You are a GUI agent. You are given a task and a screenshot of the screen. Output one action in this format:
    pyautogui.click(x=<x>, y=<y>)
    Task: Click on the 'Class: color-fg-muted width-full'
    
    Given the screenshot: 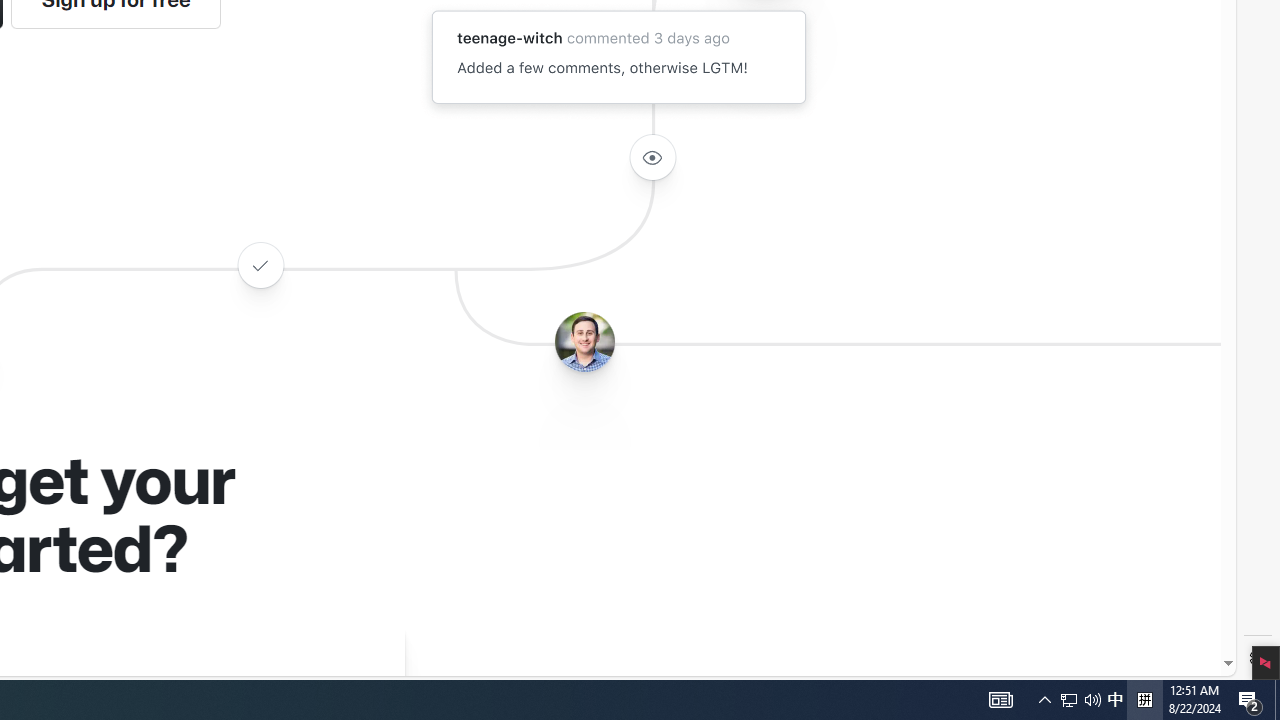 What is the action you would take?
    pyautogui.click(x=259, y=264)
    